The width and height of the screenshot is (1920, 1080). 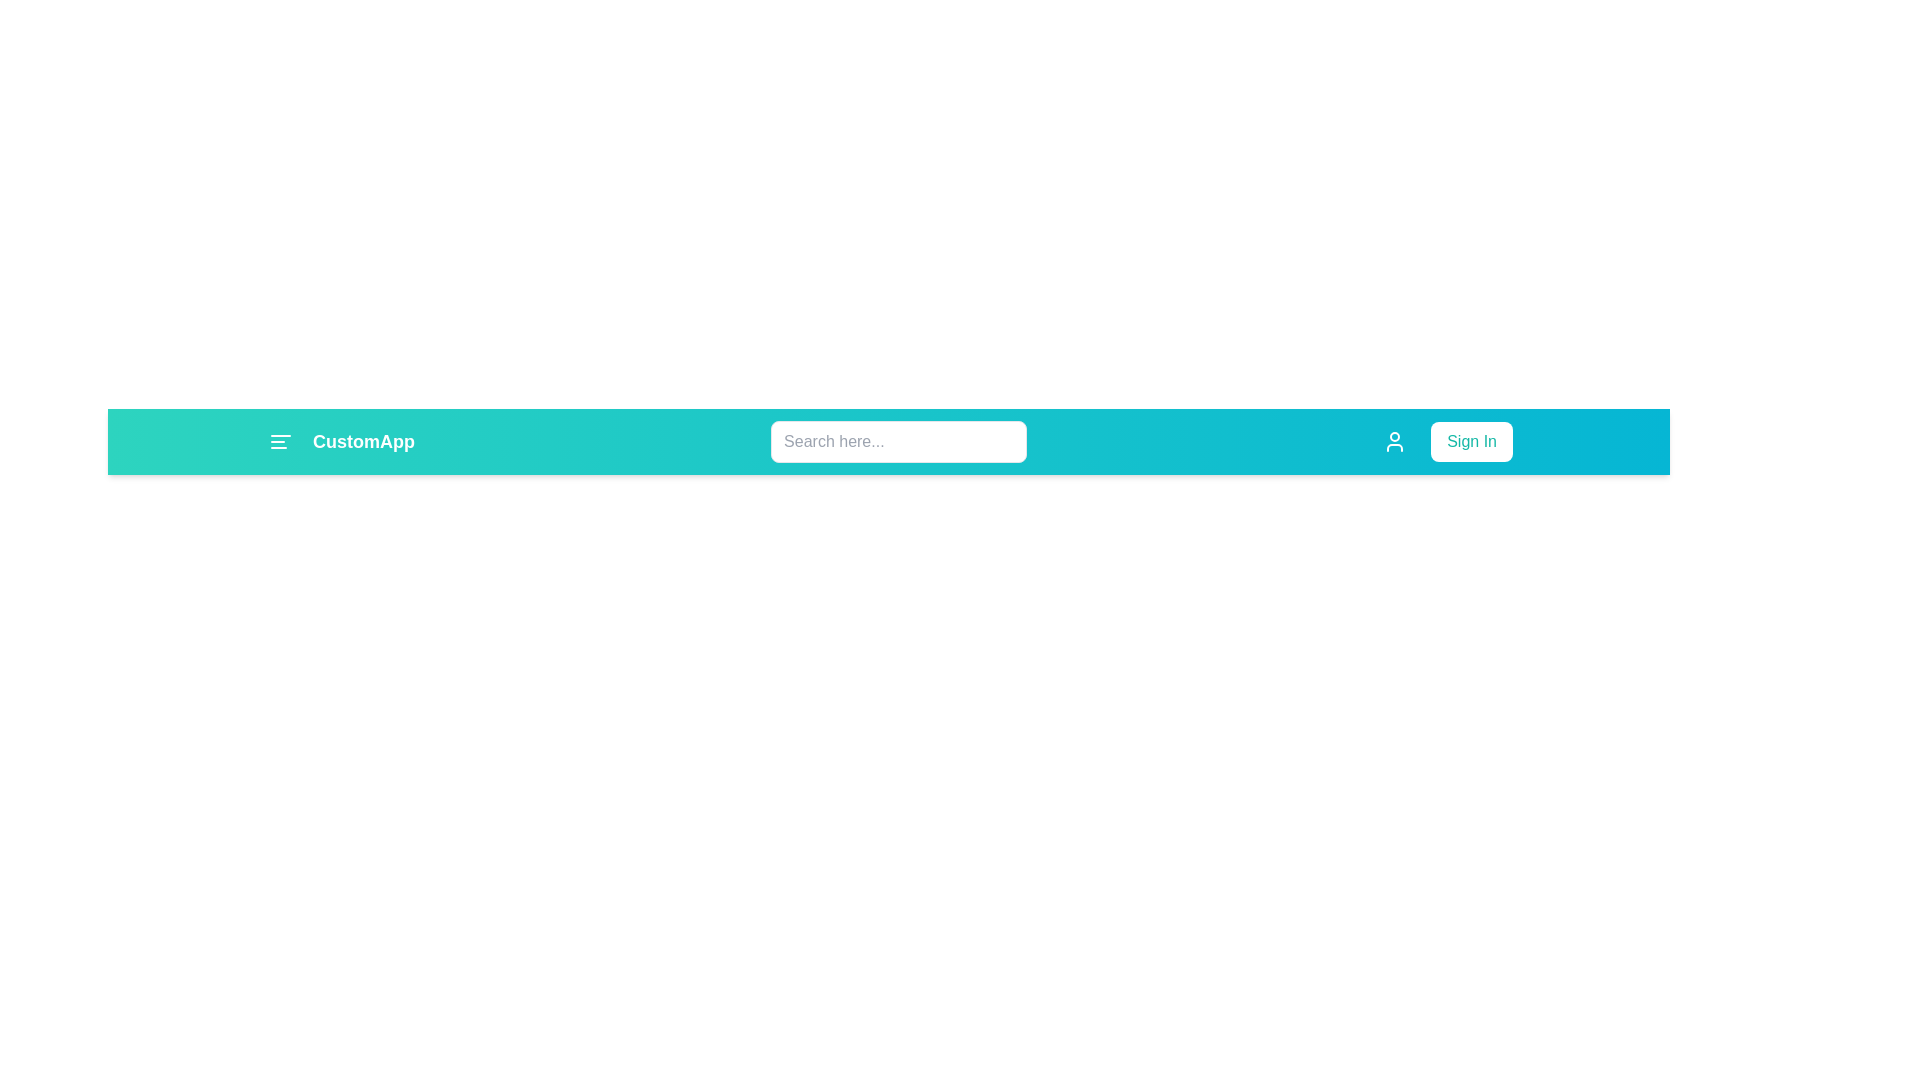 What do you see at coordinates (340, 441) in the screenshot?
I see `the application title 'CustomApp'` at bounding box center [340, 441].